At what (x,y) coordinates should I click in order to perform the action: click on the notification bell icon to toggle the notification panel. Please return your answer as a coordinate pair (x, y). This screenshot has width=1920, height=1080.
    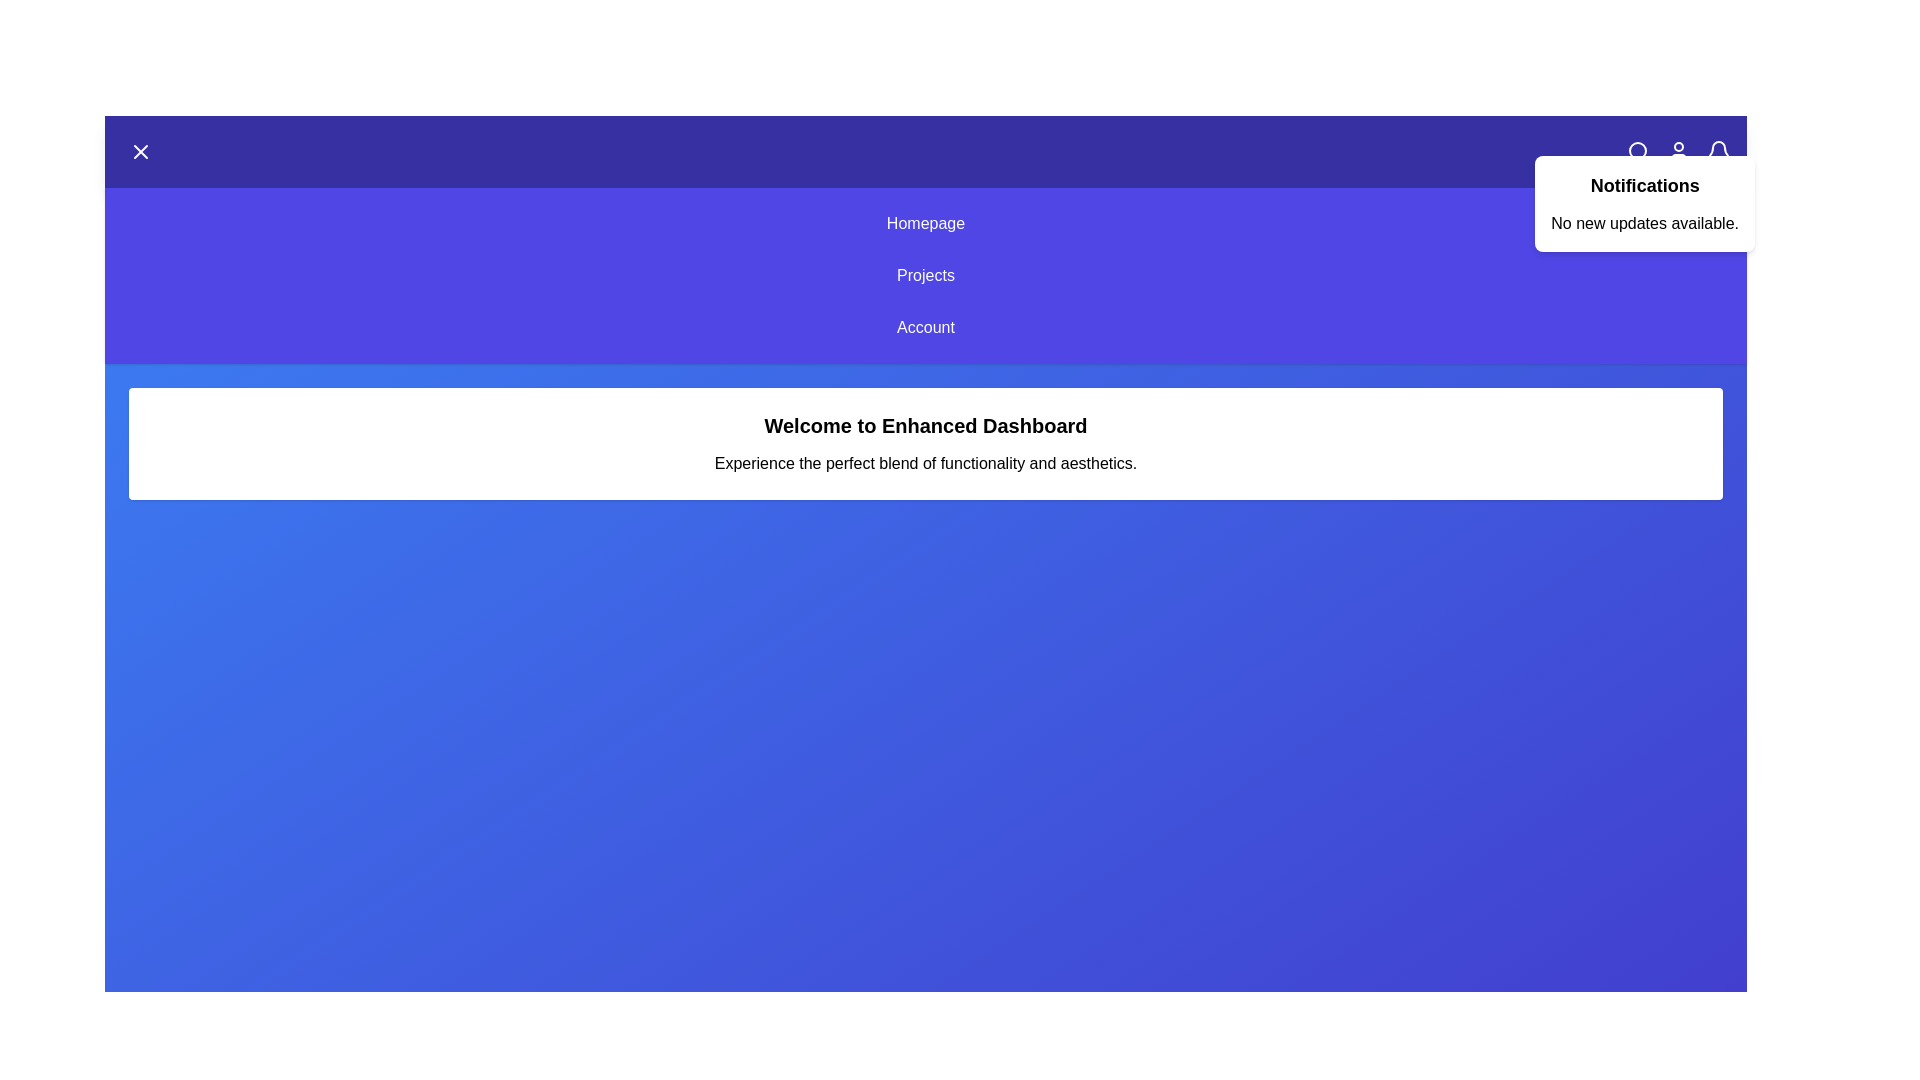
    Looking at the image, I should click on (1717, 150).